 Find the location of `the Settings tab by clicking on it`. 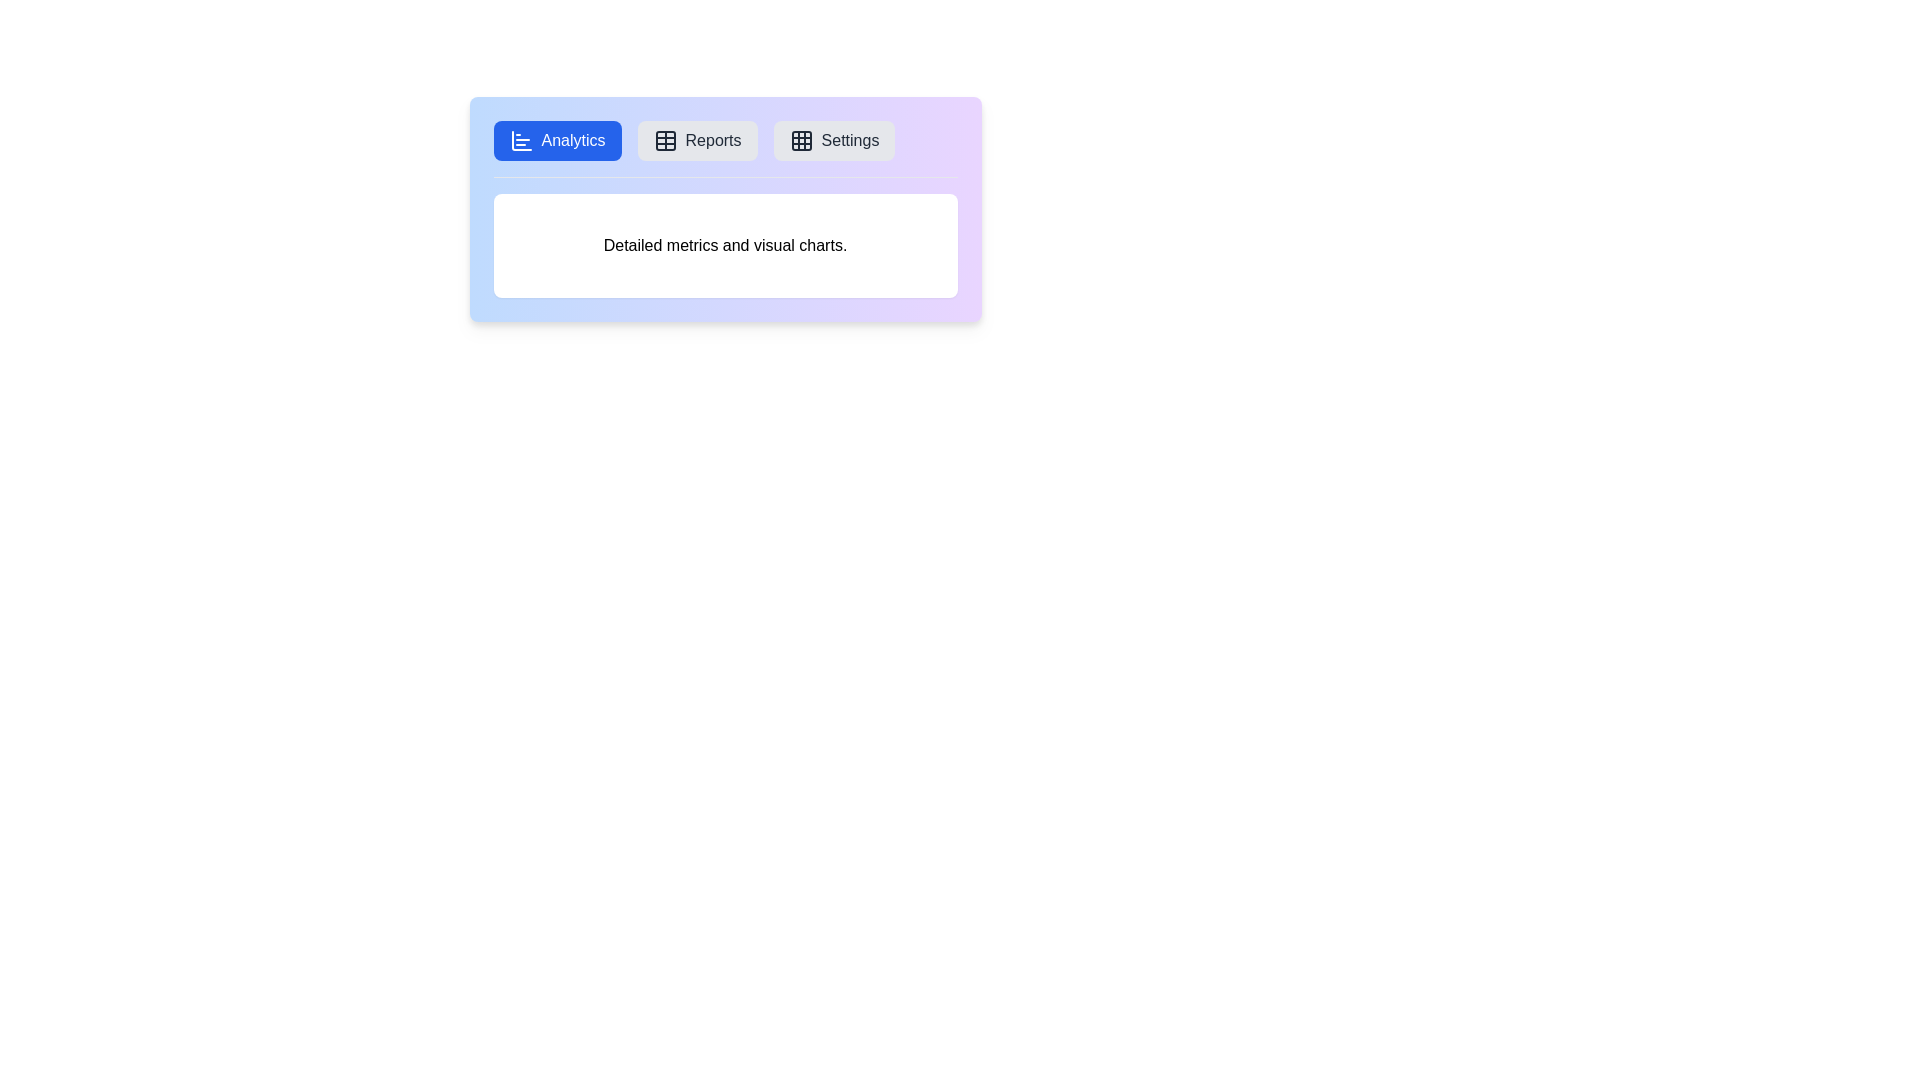

the Settings tab by clicking on it is located at coordinates (834, 140).